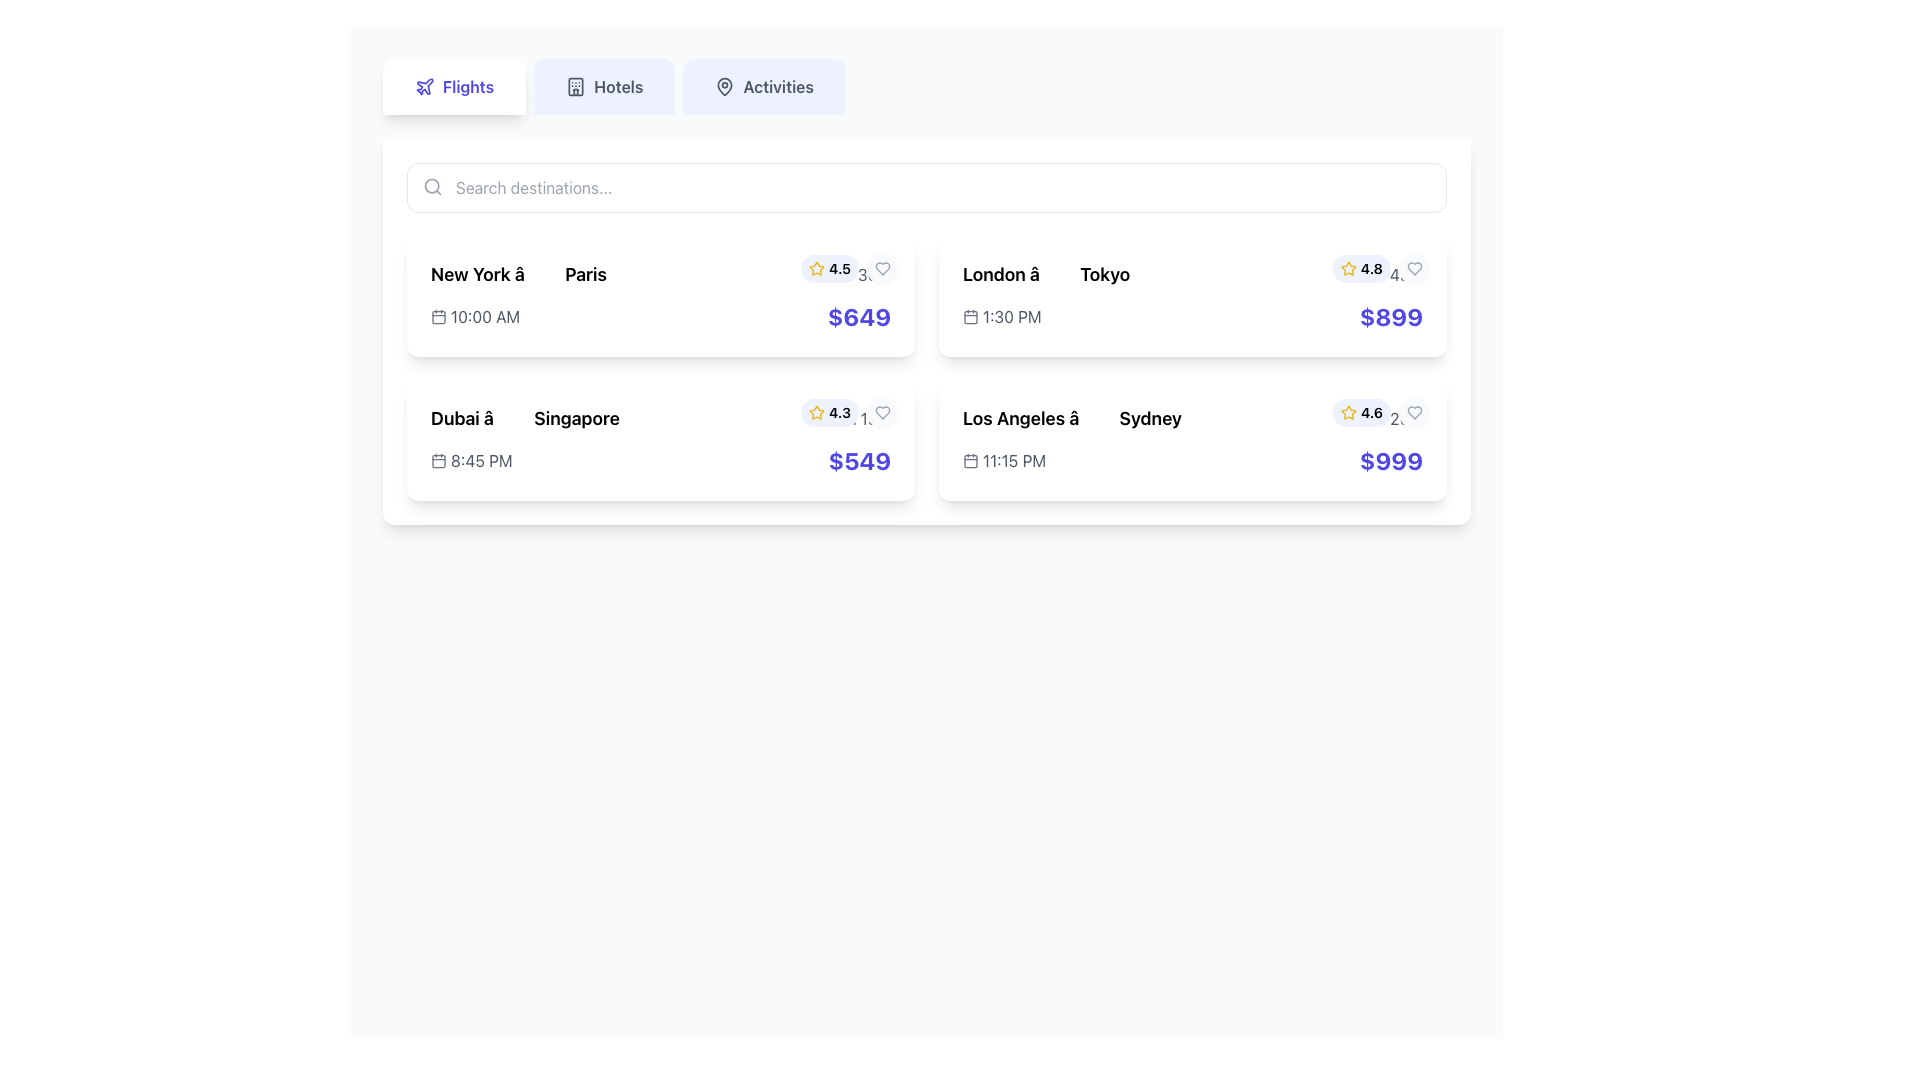  I want to click on the heart icon button located in the second column next to the rating information for the travel option 'London to Tokyo', so click(1414, 268).